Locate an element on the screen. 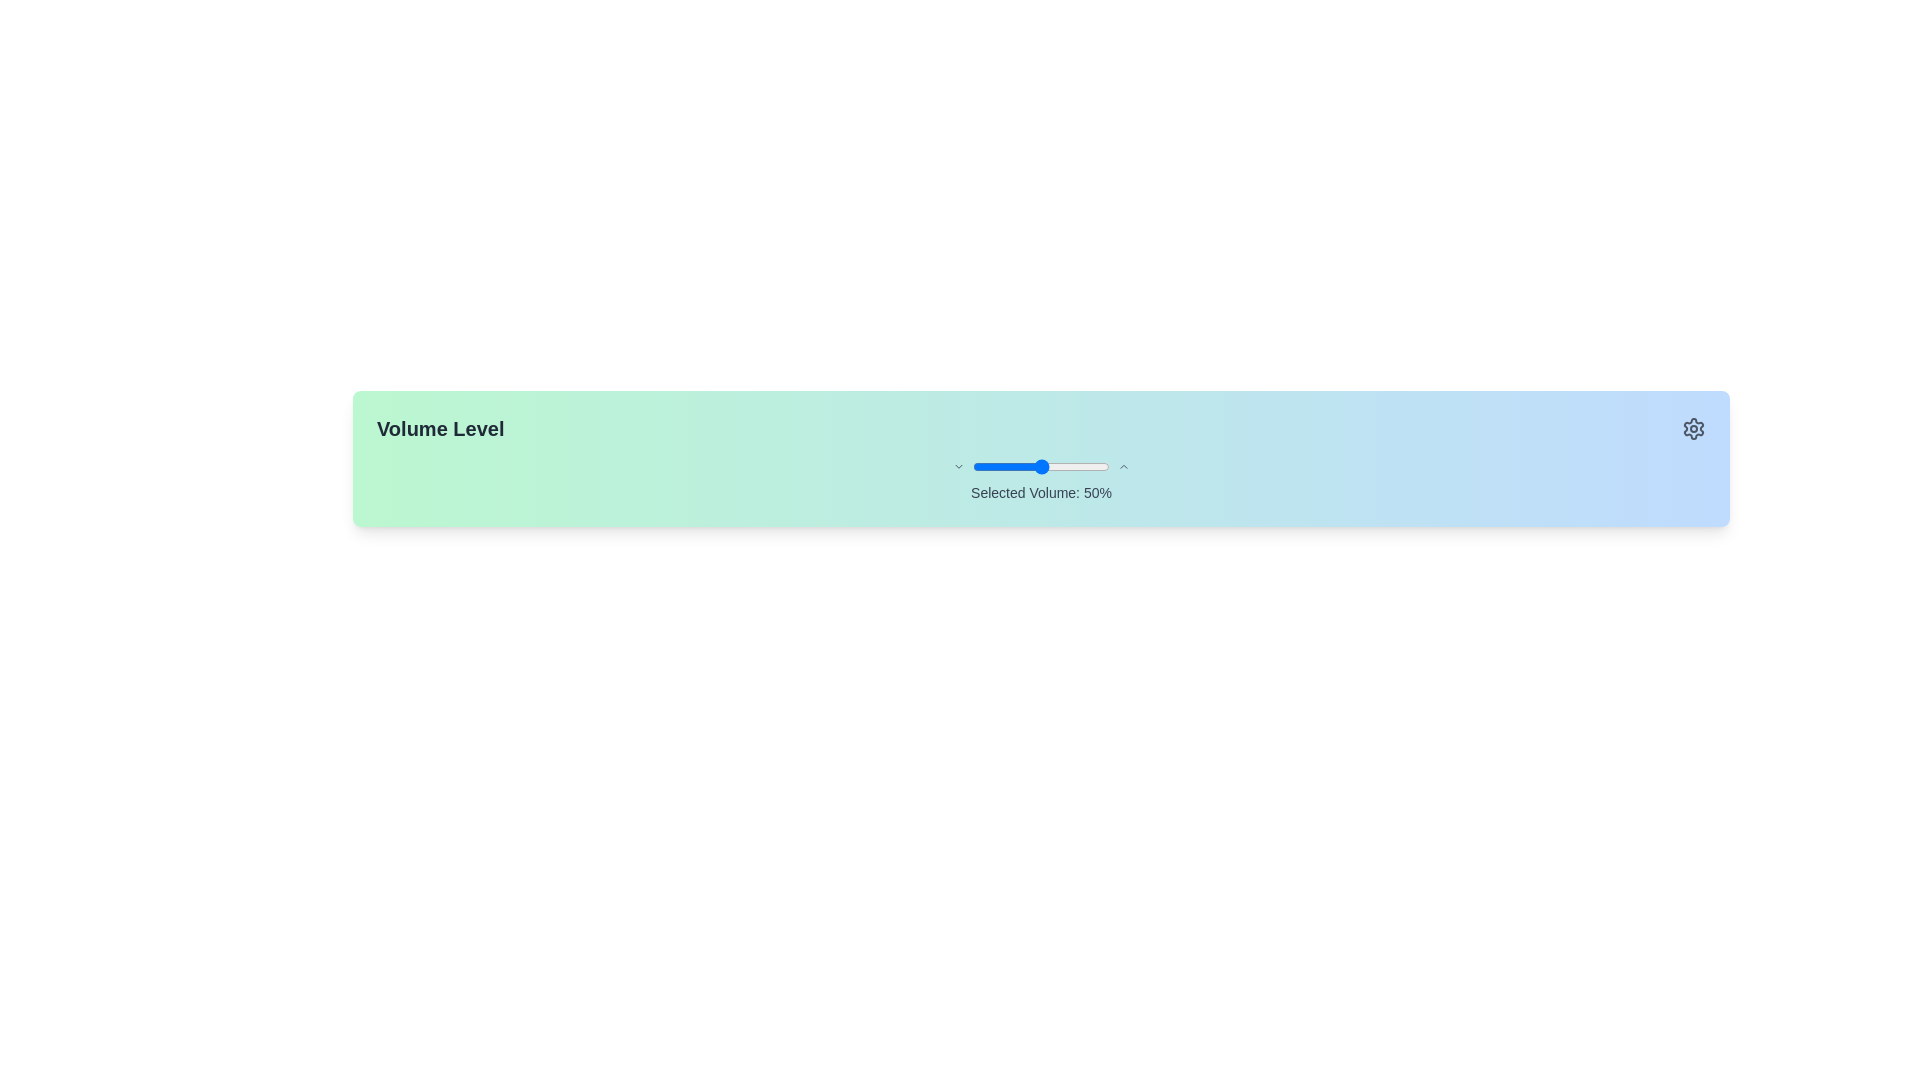  the slider value is located at coordinates (992, 466).